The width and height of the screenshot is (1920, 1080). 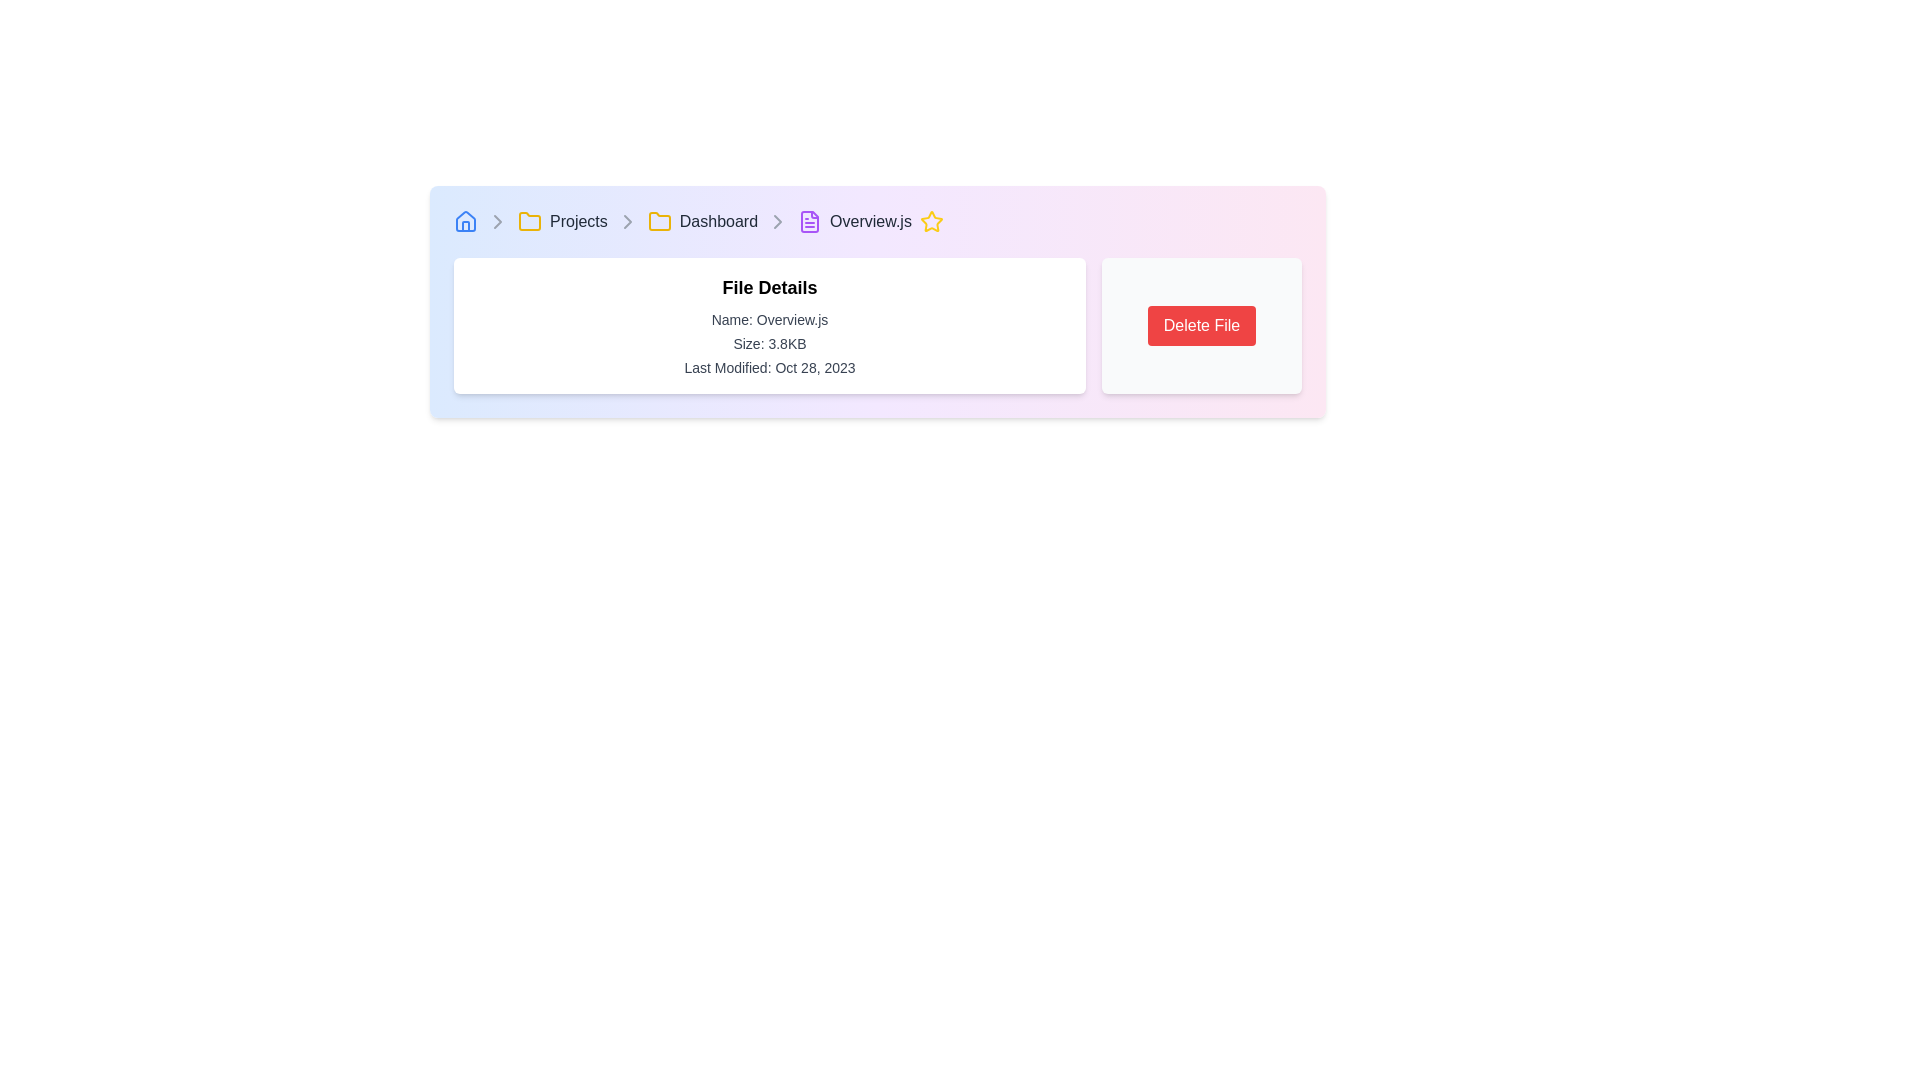 What do you see at coordinates (930, 221) in the screenshot?
I see `the star icon located at the end of the breadcrumb navigation bar next to 'Overview.js'` at bounding box center [930, 221].